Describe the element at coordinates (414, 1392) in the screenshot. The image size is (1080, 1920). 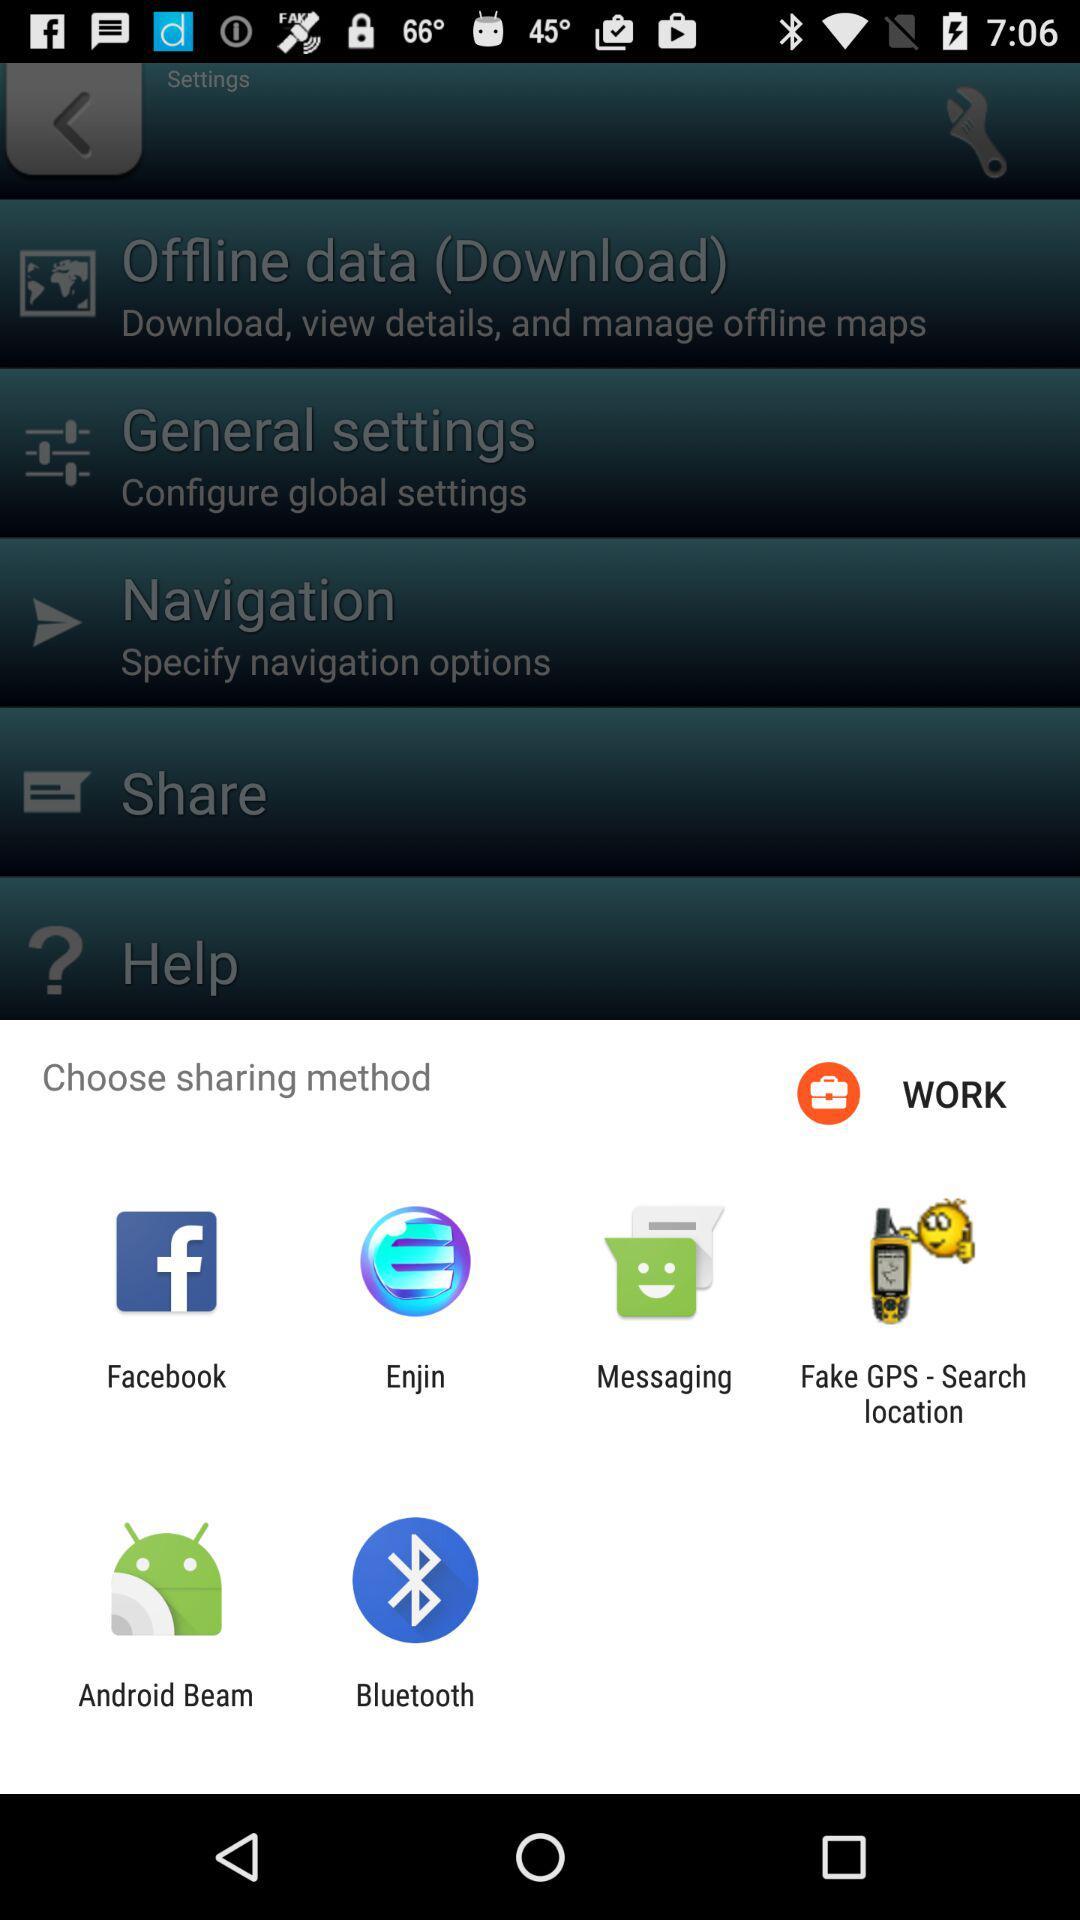
I see `the app next to the messaging app` at that location.